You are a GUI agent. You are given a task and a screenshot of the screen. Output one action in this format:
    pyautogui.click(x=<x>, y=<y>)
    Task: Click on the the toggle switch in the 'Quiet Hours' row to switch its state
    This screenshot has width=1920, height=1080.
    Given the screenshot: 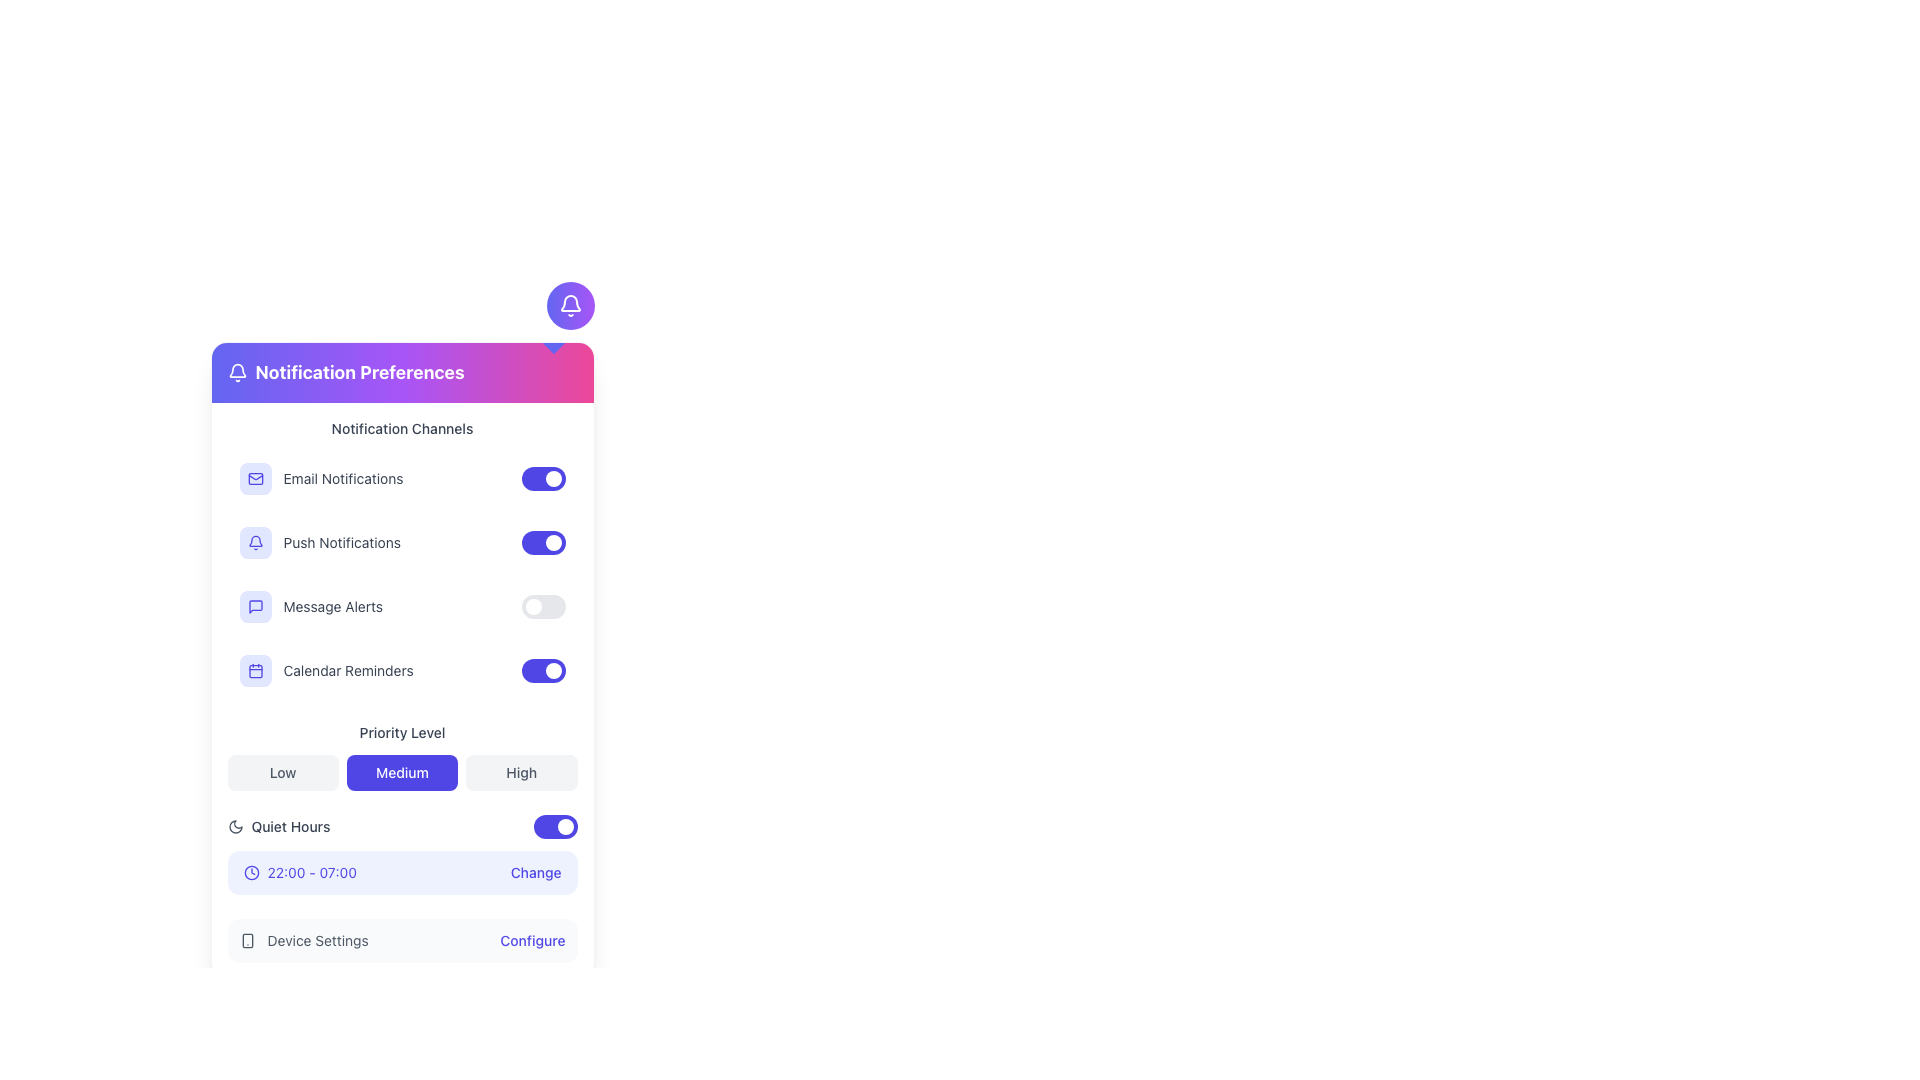 What is the action you would take?
    pyautogui.click(x=401, y=826)
    